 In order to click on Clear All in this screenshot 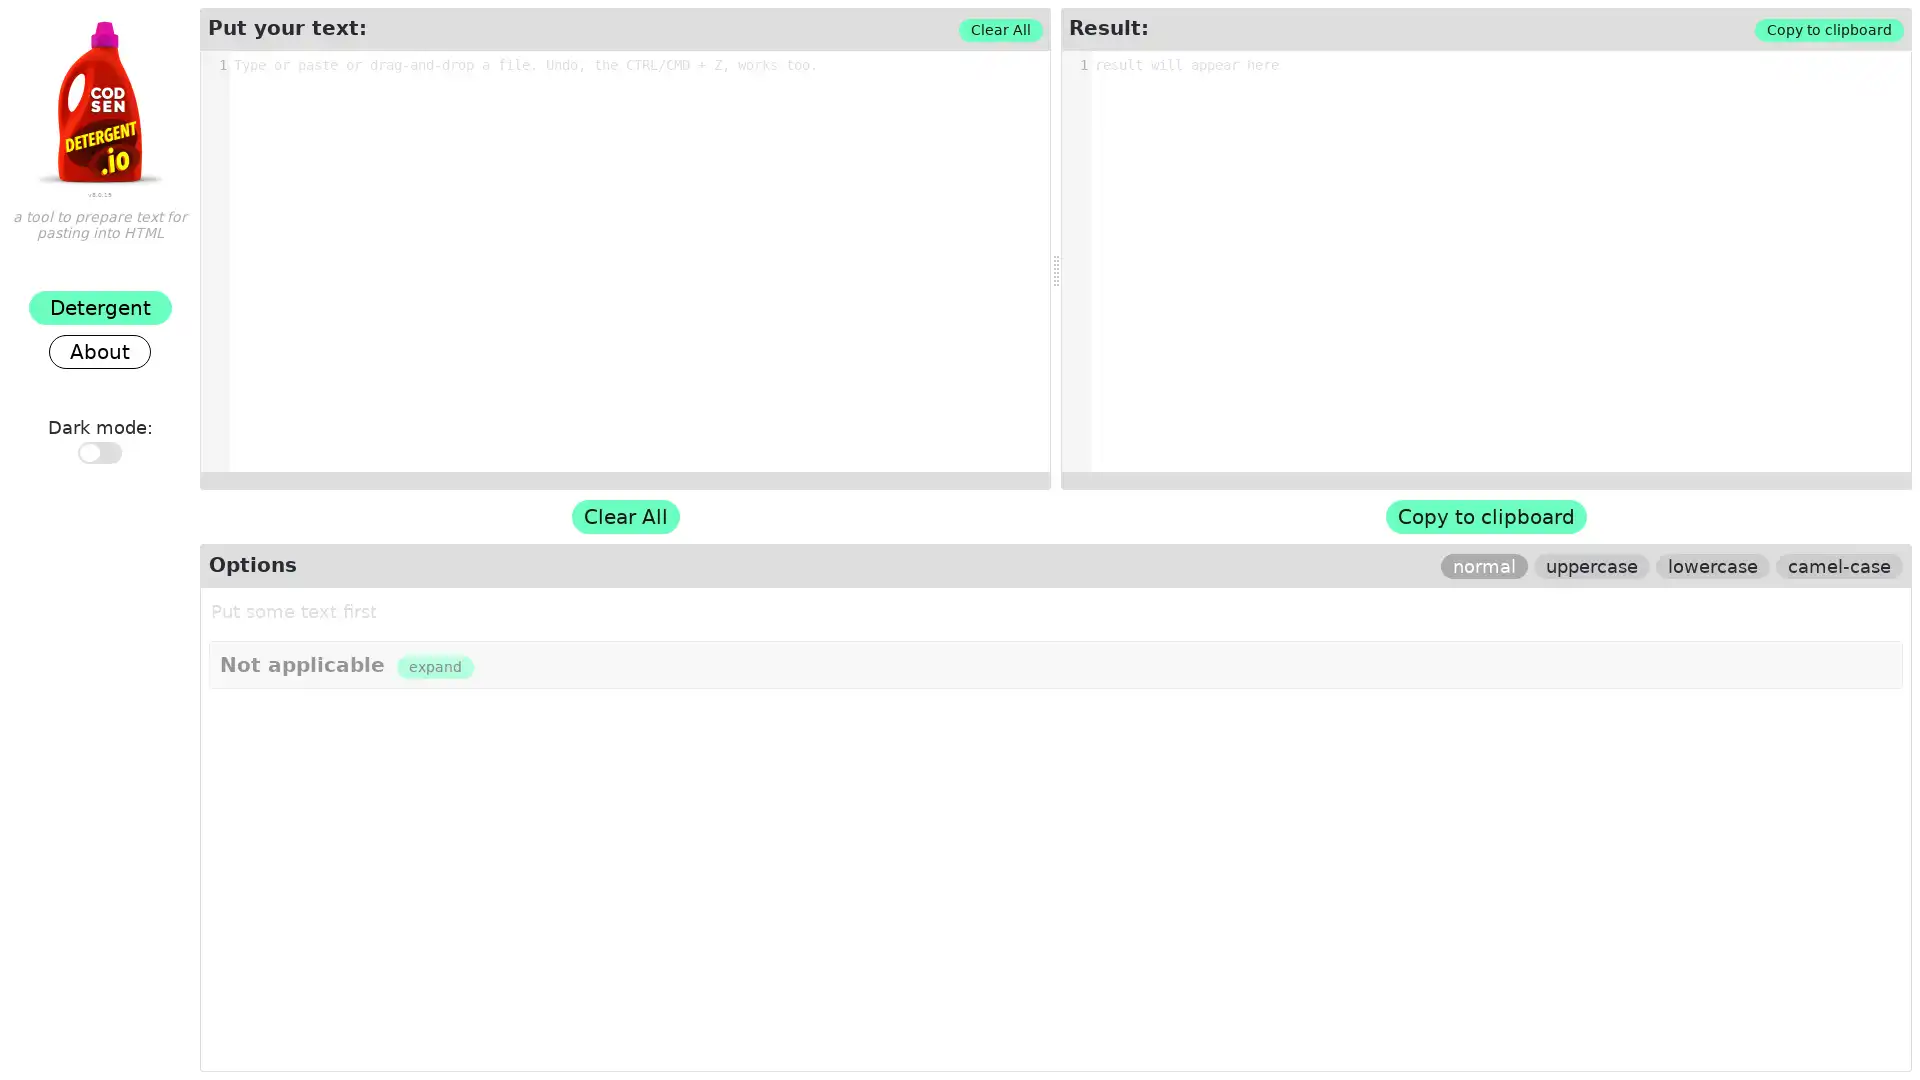, I will do `click(623, 515)`.